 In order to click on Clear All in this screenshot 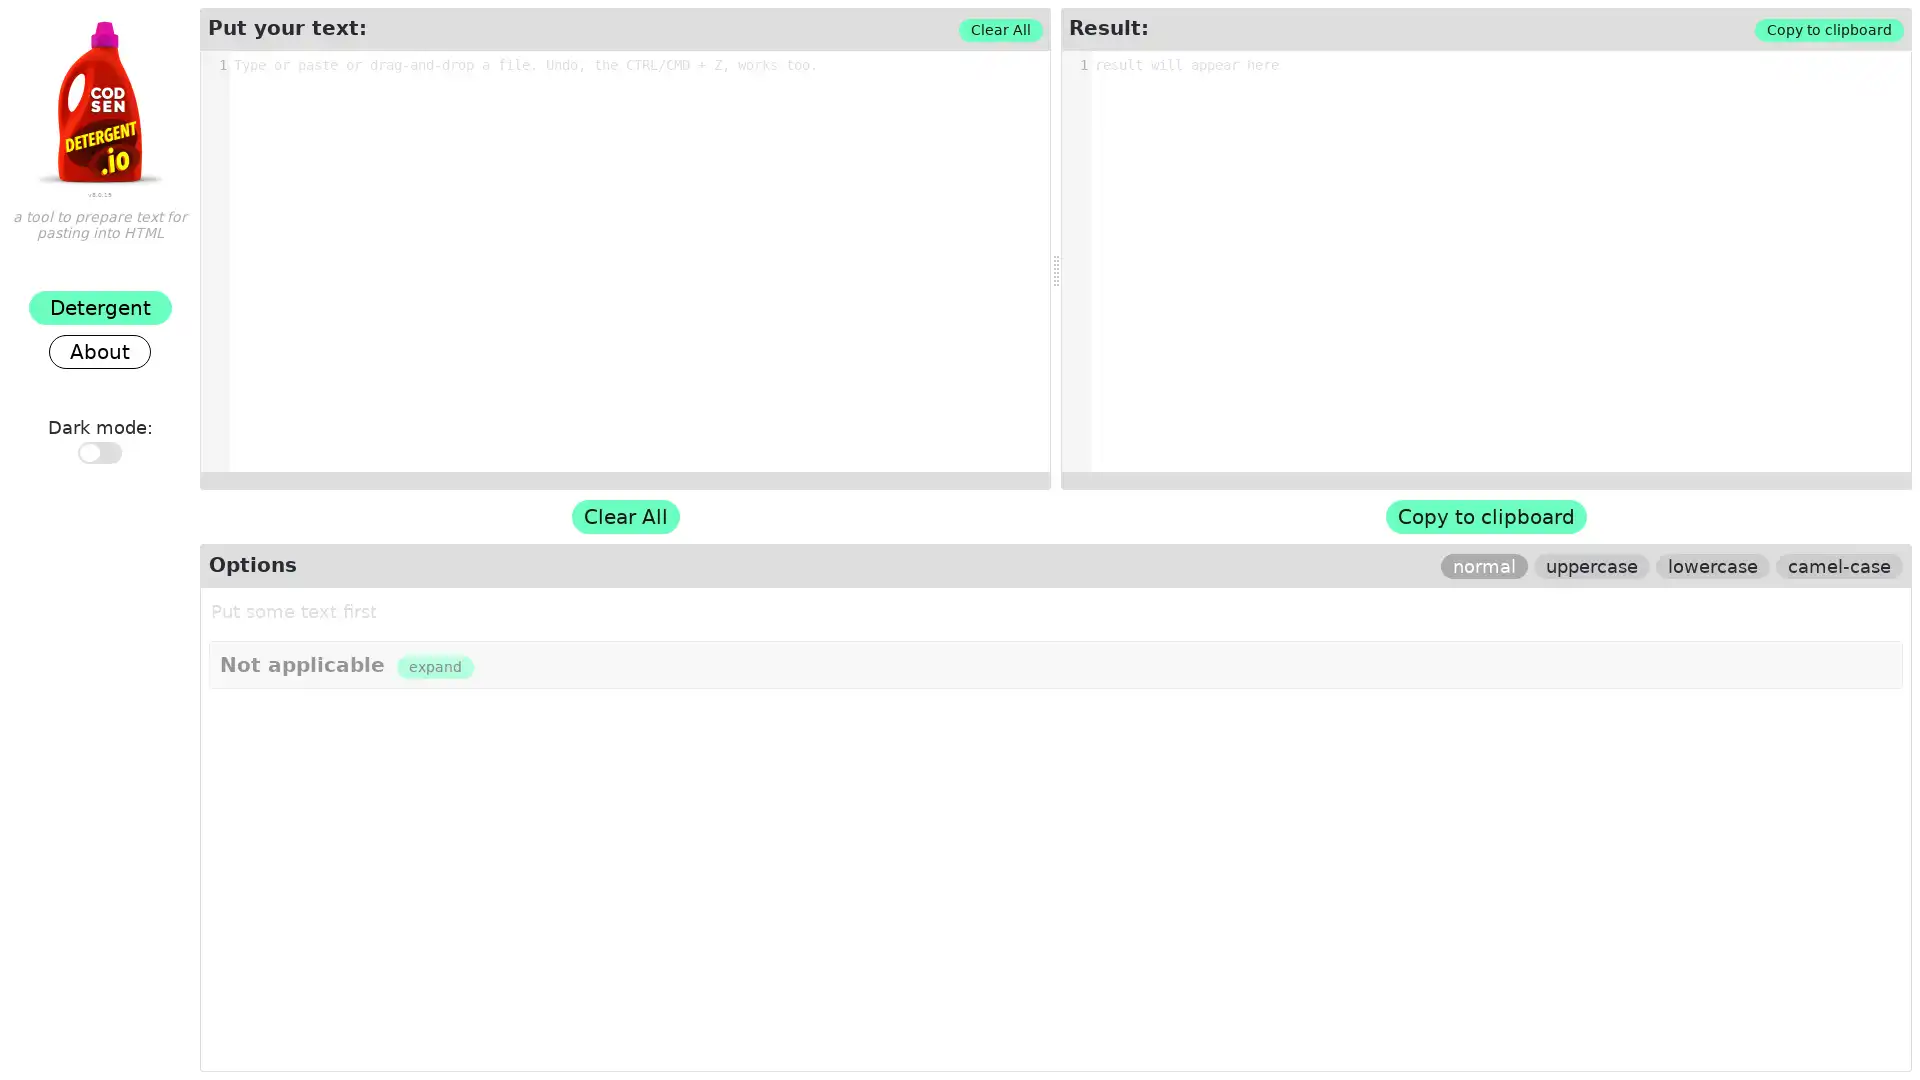, I will do `click(623, 515)`.